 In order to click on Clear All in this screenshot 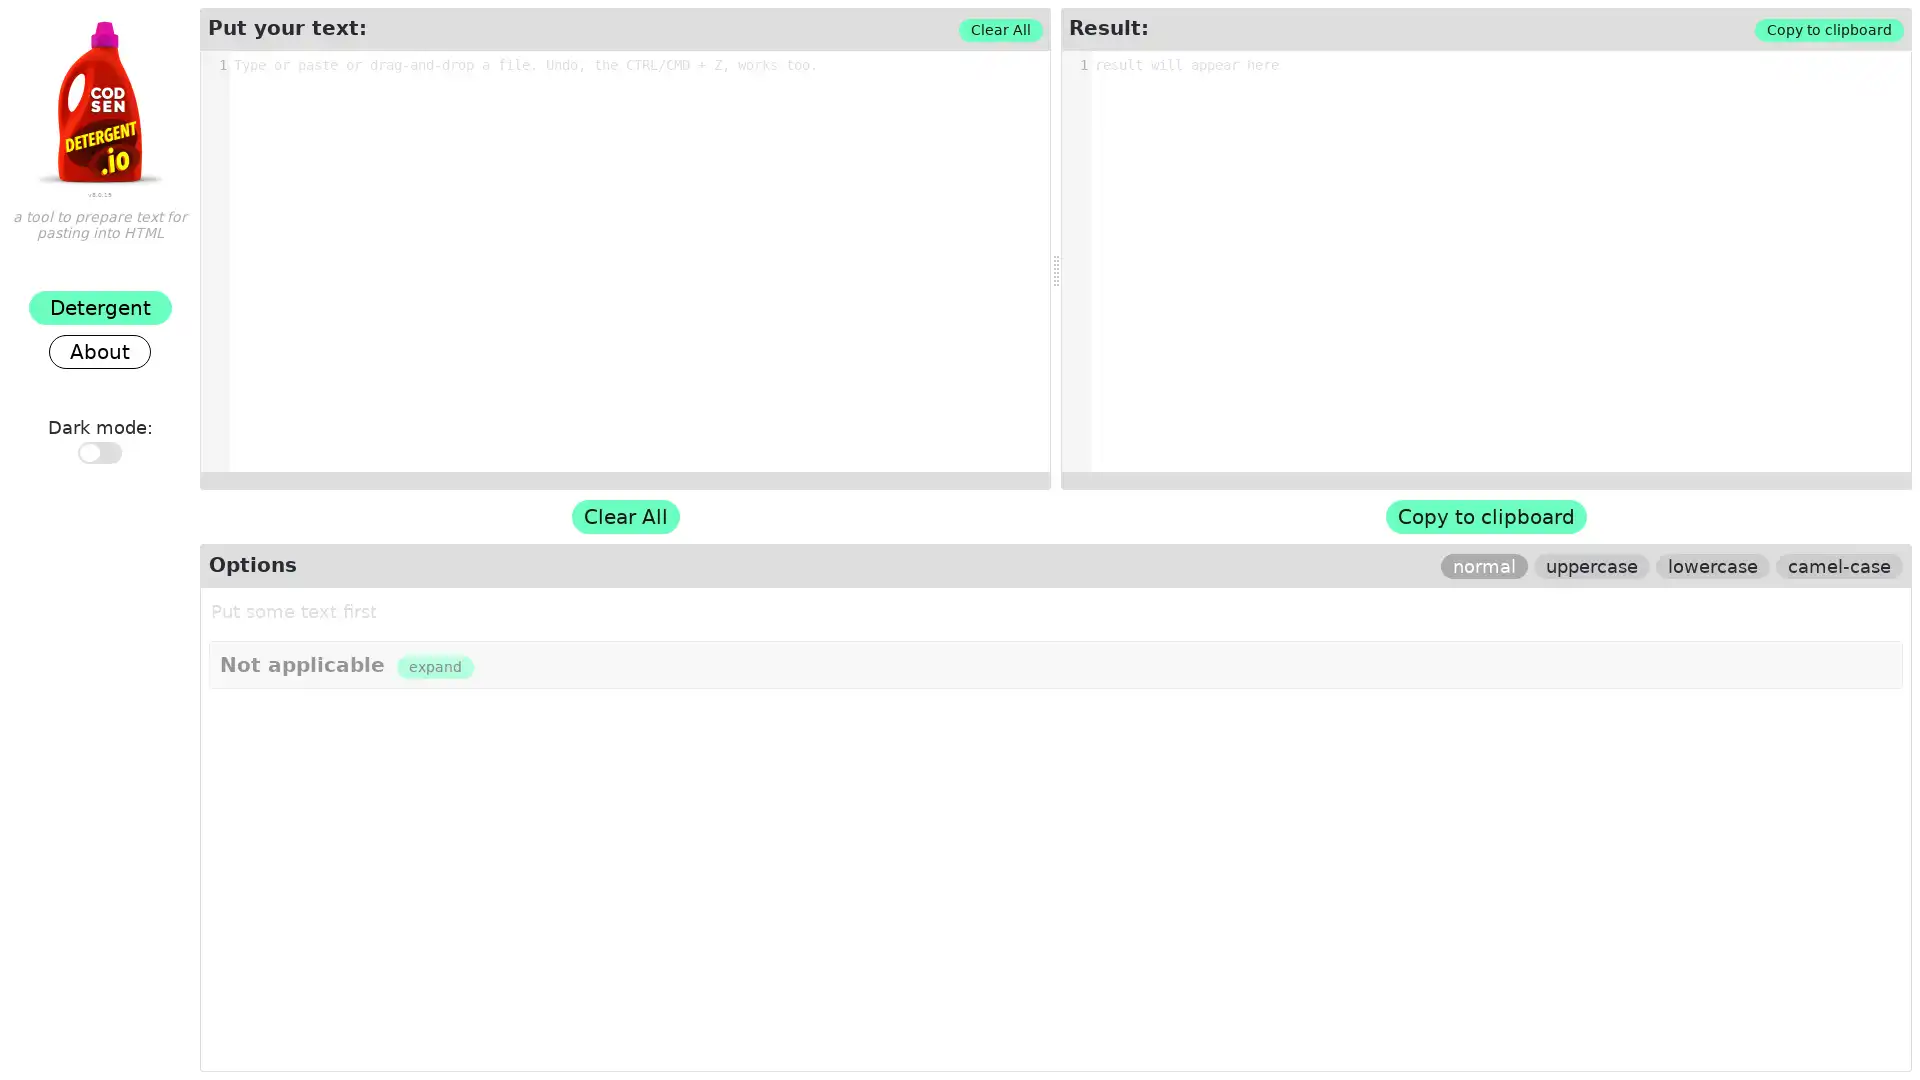, I will do `click(623, 515)`.